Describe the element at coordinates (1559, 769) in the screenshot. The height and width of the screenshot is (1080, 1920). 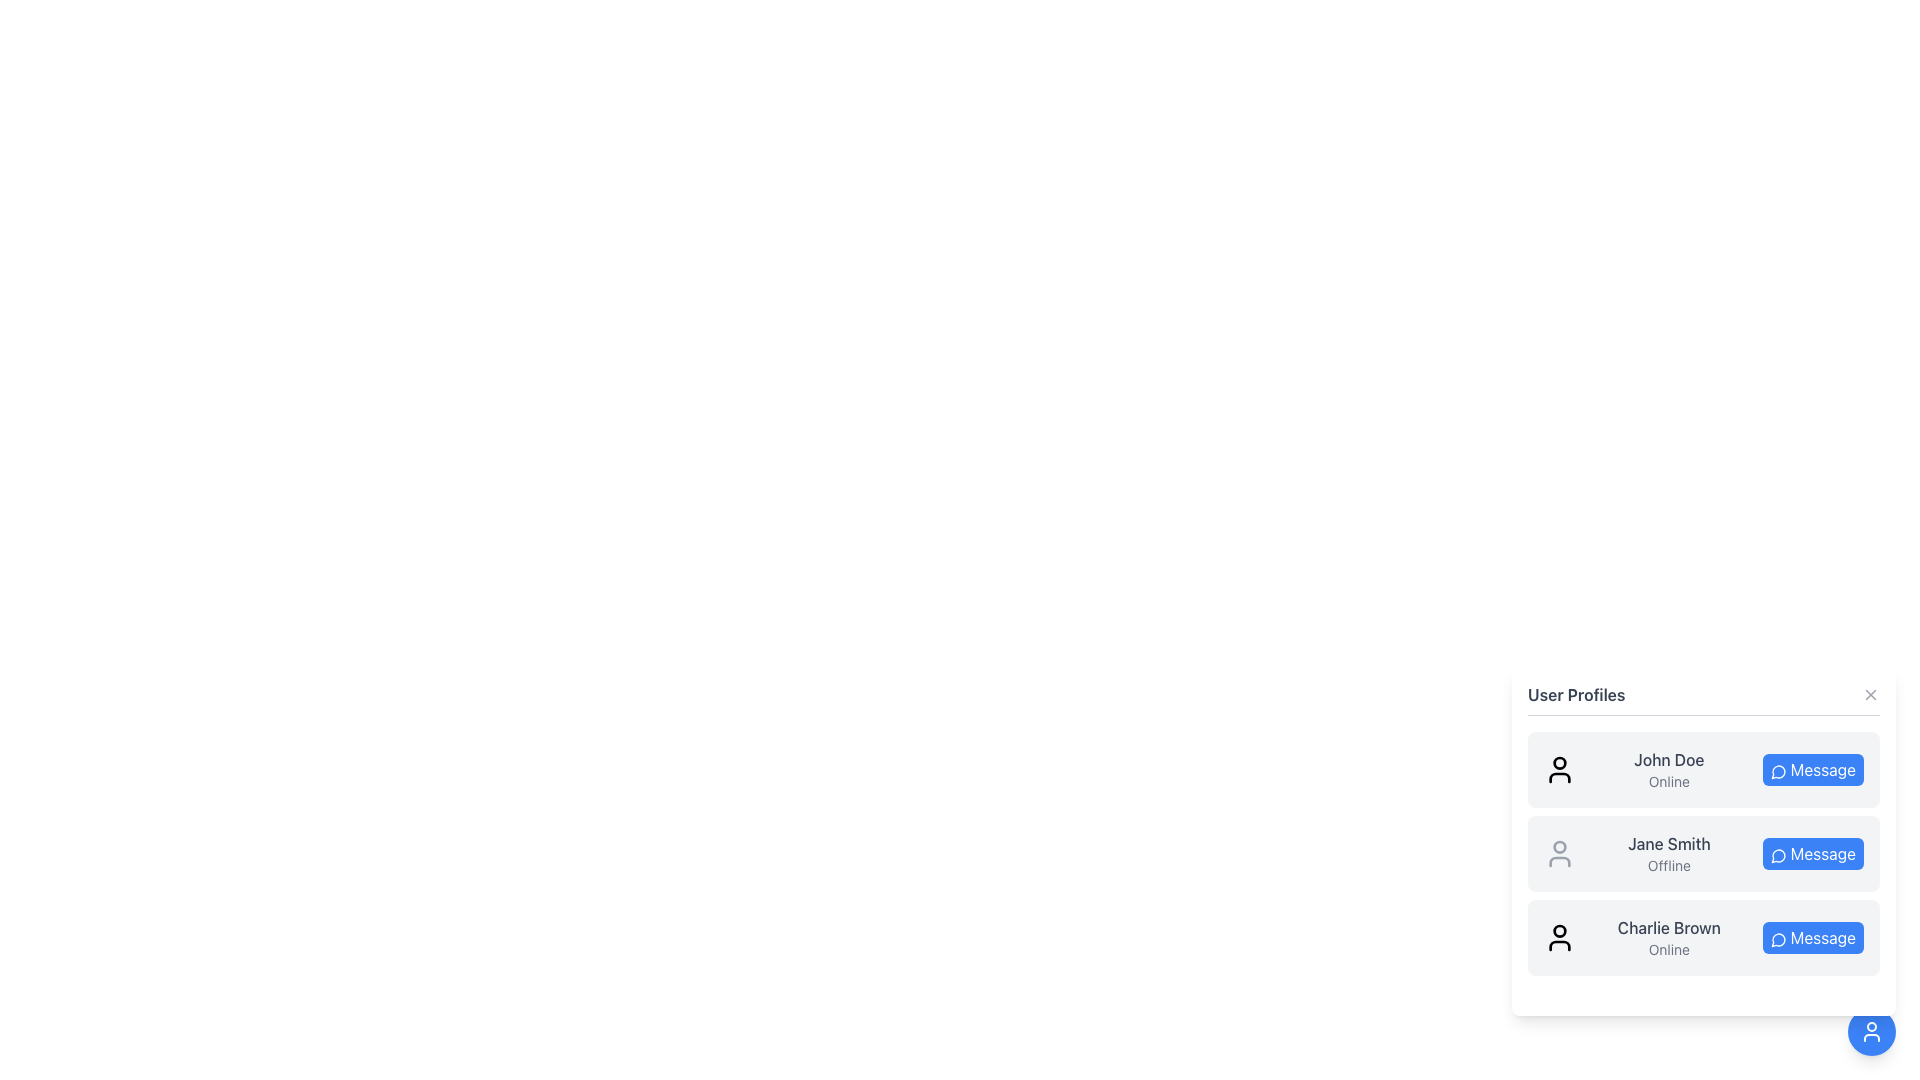
I see `the User Profile Icon resembling a user silhouette with a black and green tint, located next to the name 'John Doe'` at that location.